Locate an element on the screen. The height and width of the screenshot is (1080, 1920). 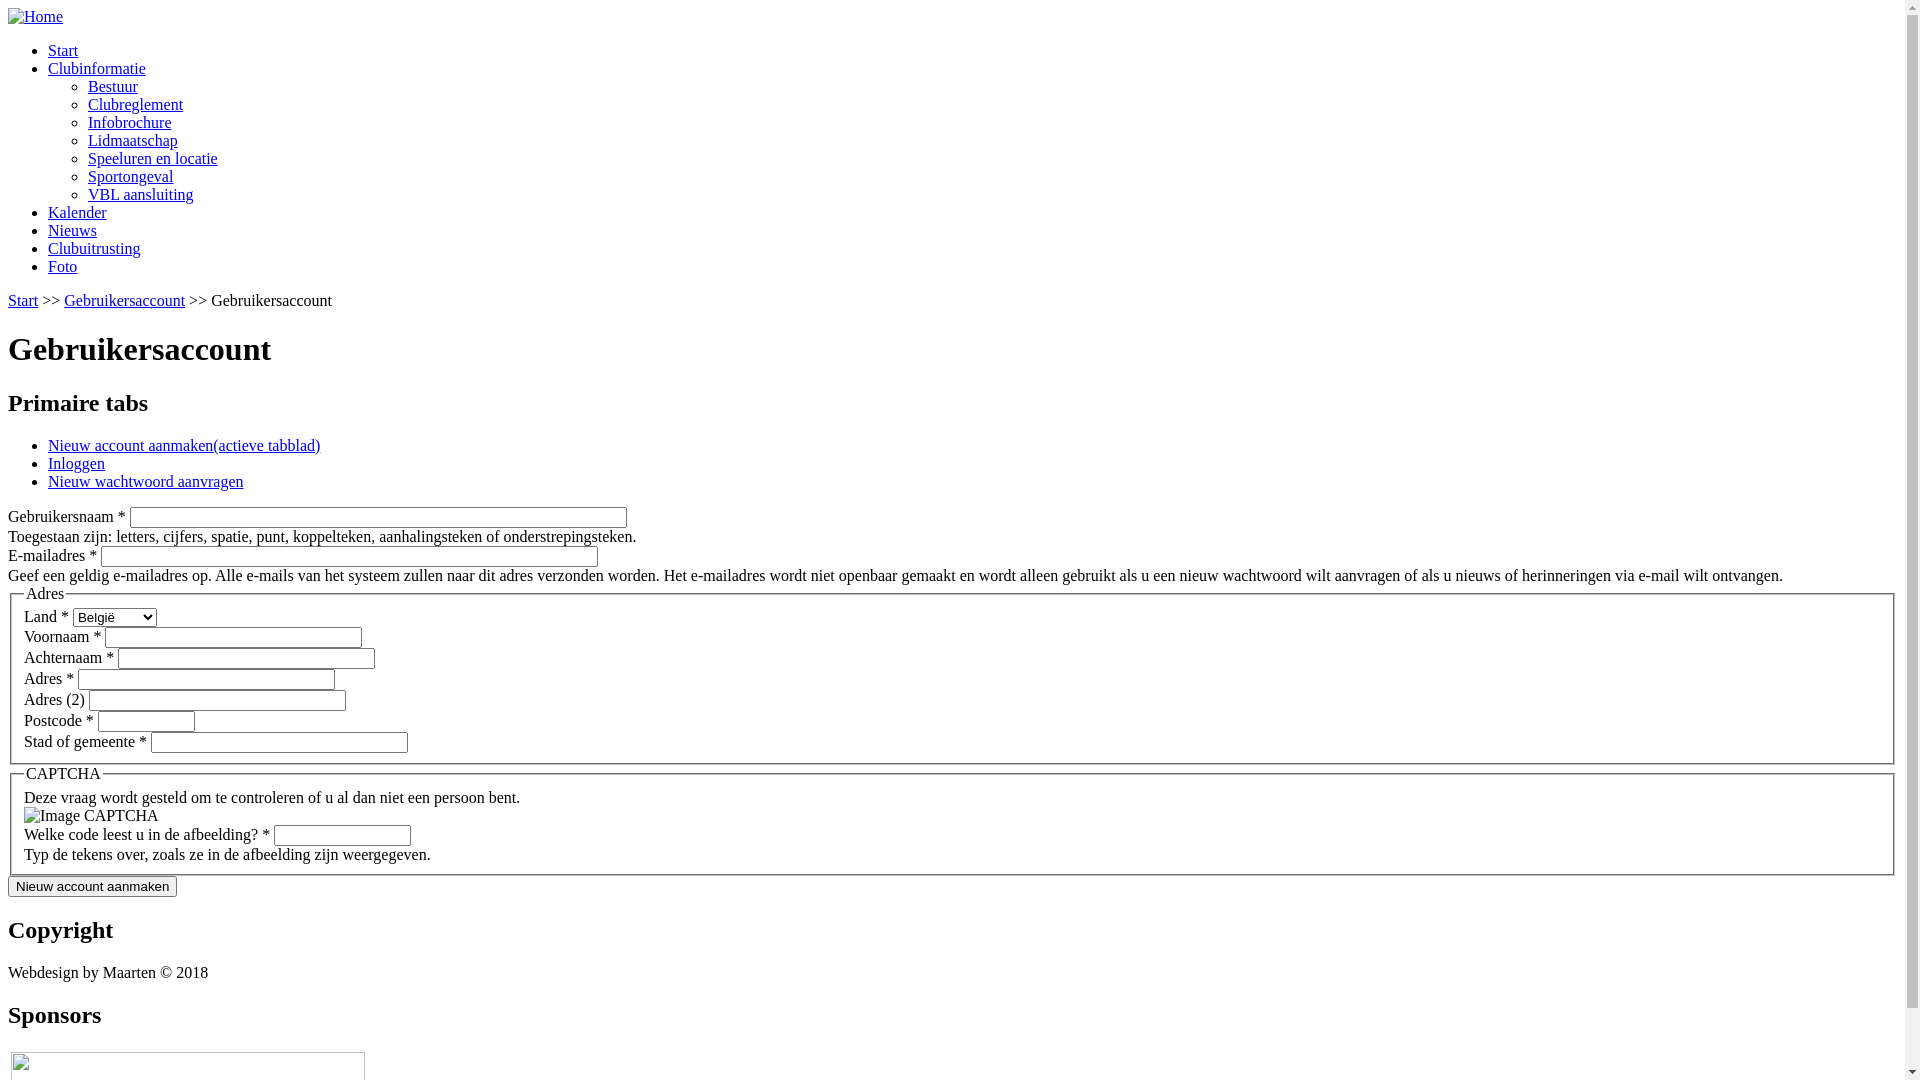
'Gebruikersaccount' is located at coordinates (63, 300).